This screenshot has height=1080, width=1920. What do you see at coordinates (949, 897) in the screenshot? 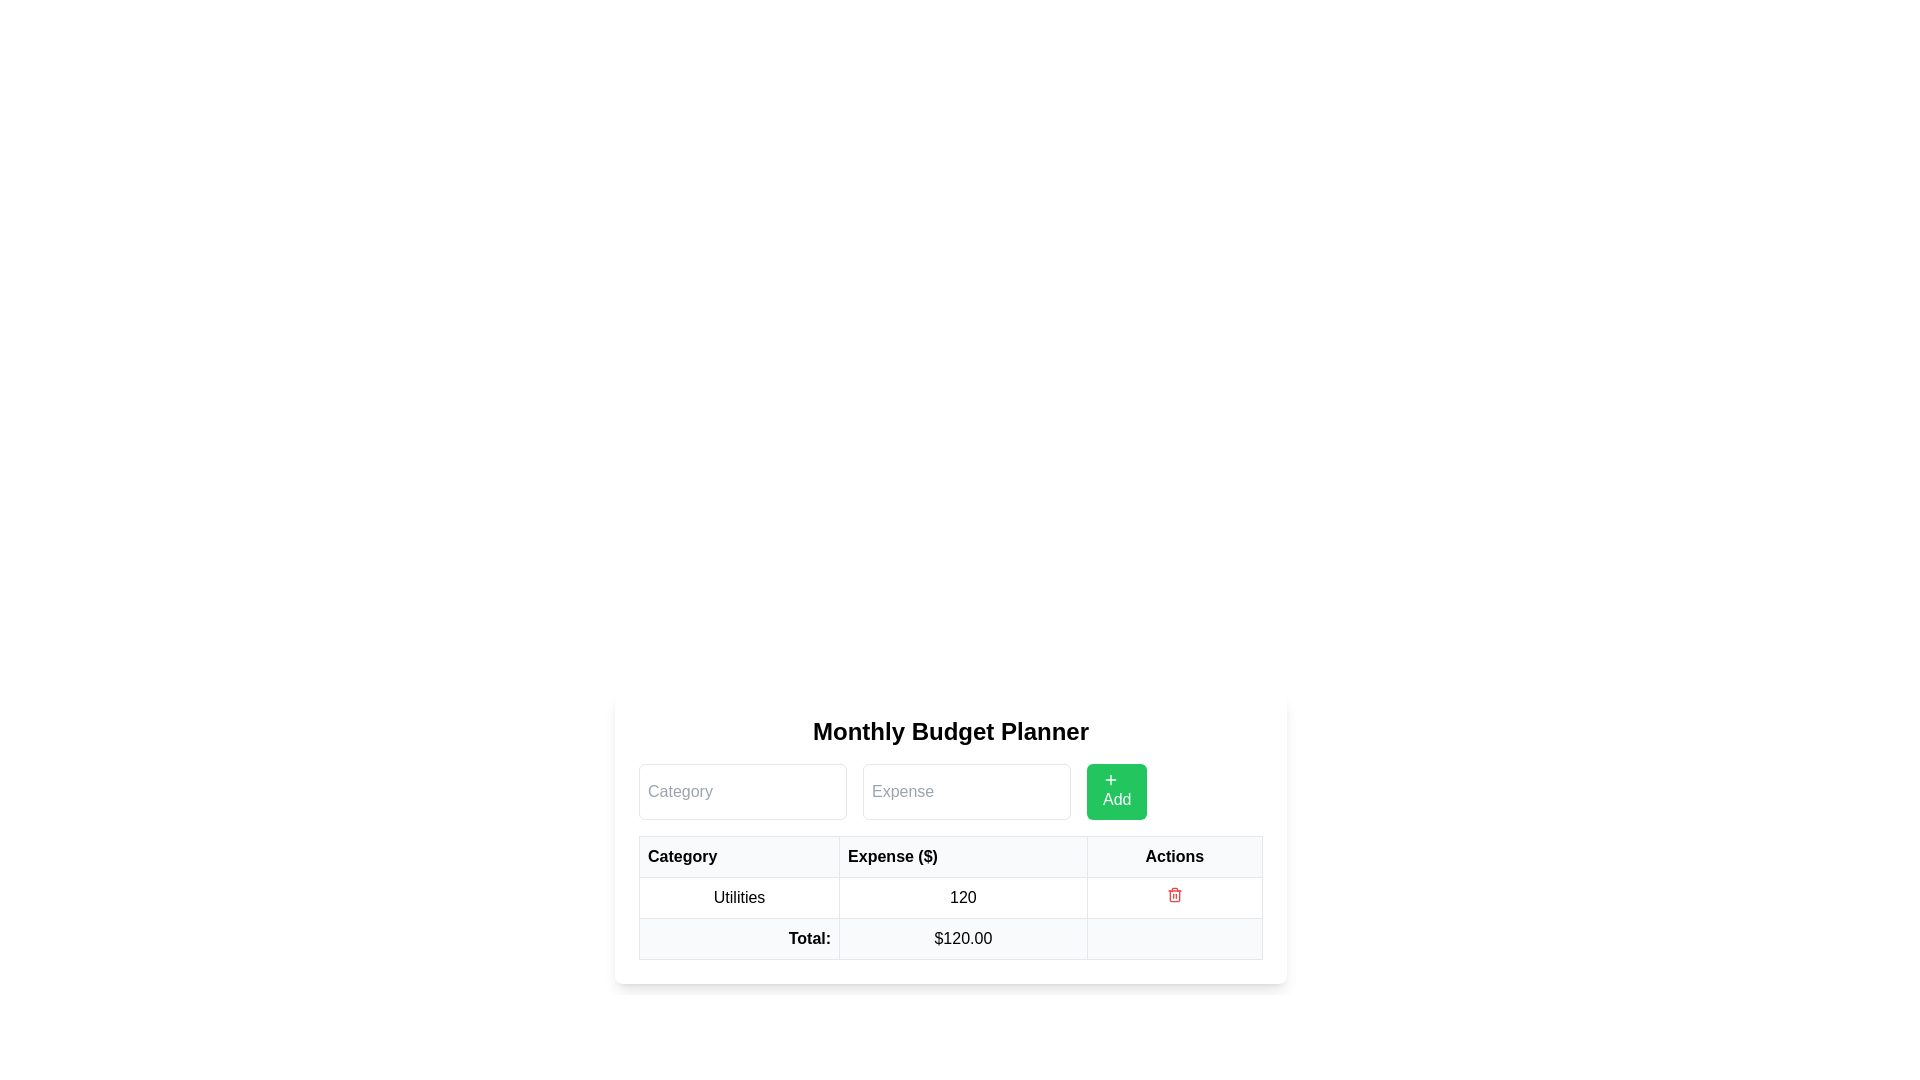
I see `the Text label displaying the expense amount for the 'Utilities' category in the second column of the table under 'Category Expense ($) Actions'` at bounding box center [949, 897].